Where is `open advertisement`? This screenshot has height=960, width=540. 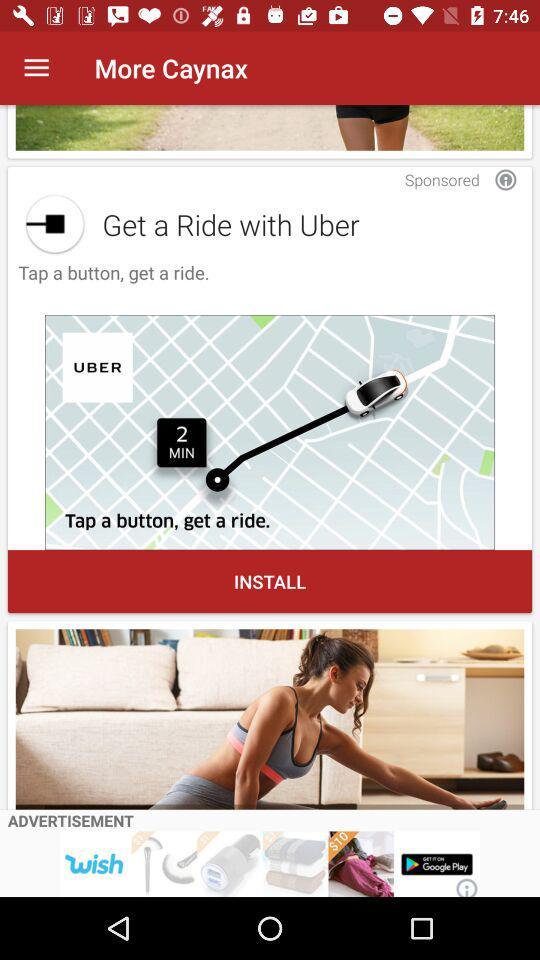 open advertisement is located at coordinates (270, 863).